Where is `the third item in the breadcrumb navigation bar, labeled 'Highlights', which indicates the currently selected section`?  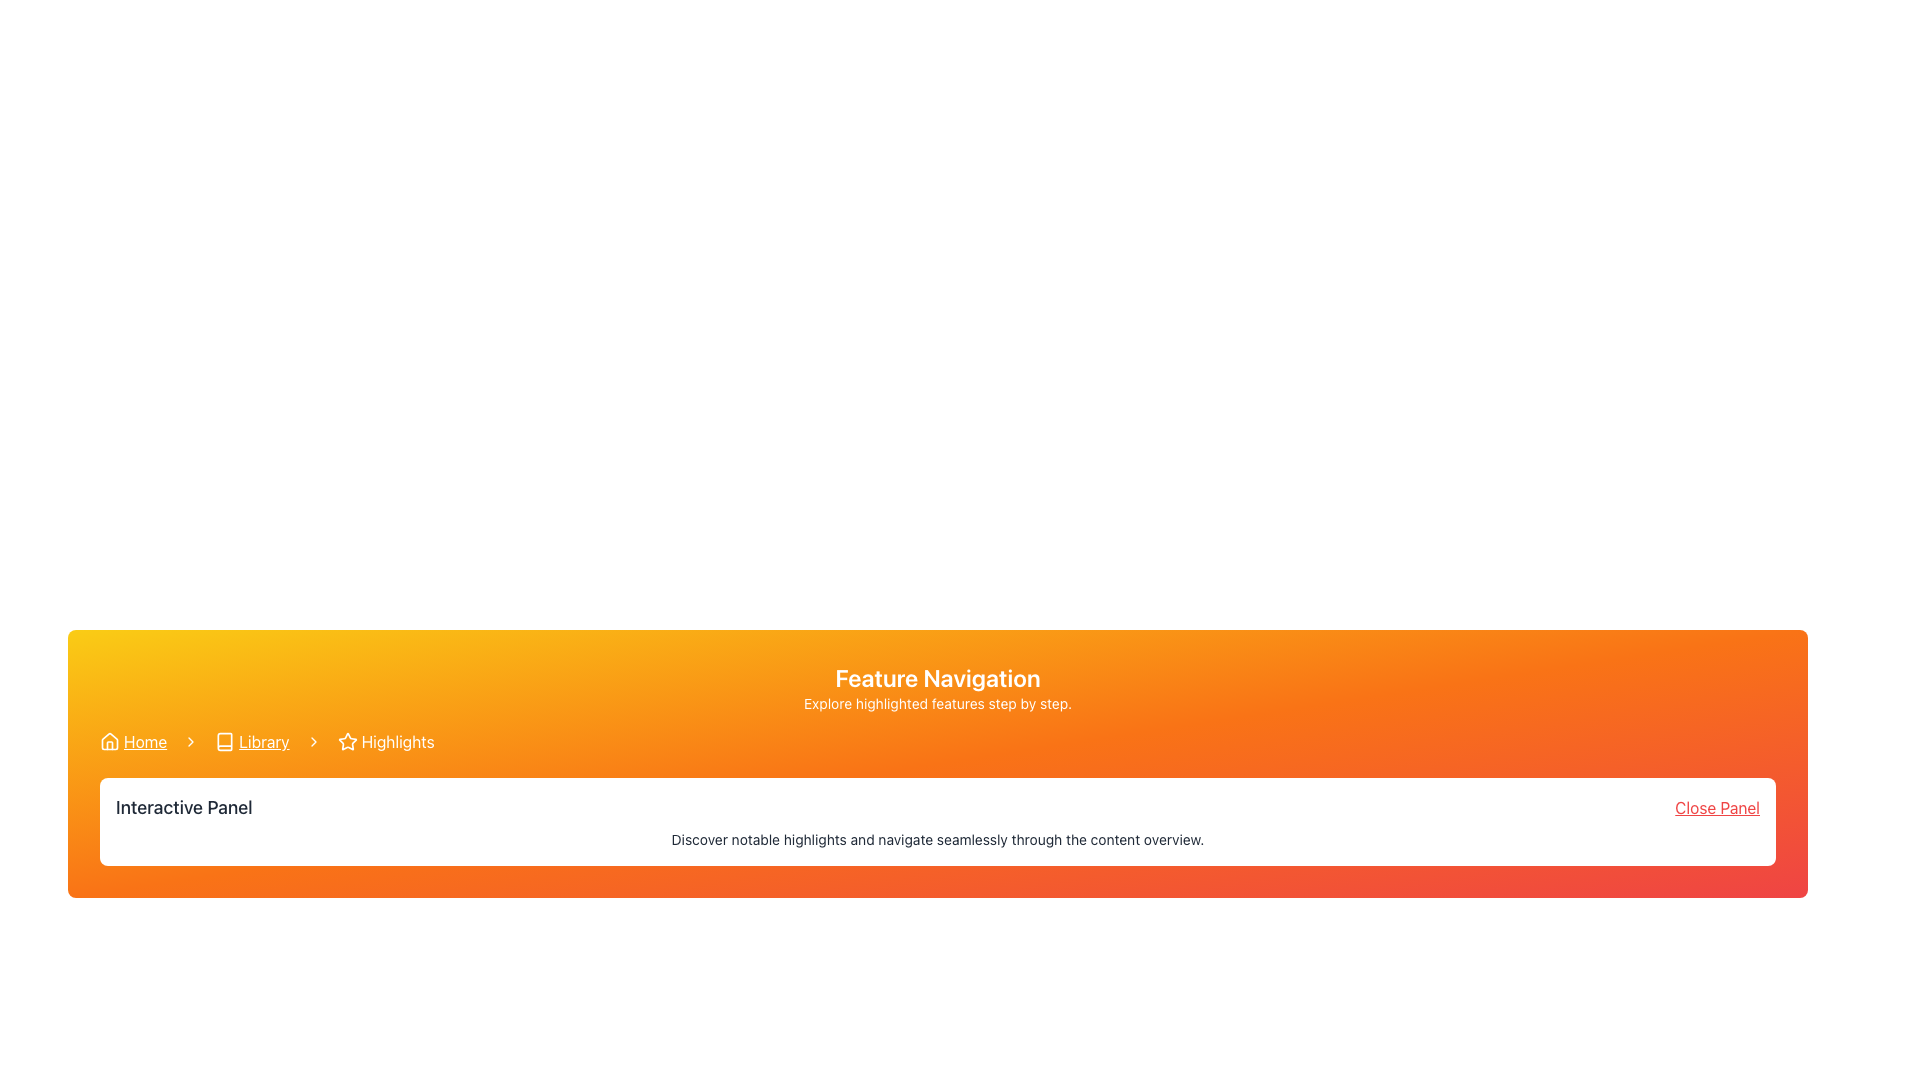 the third item in the breadcrumb navigation bar, labeled 'Highlights', which indicates the currently selected section is located at coordinates (386, 741).